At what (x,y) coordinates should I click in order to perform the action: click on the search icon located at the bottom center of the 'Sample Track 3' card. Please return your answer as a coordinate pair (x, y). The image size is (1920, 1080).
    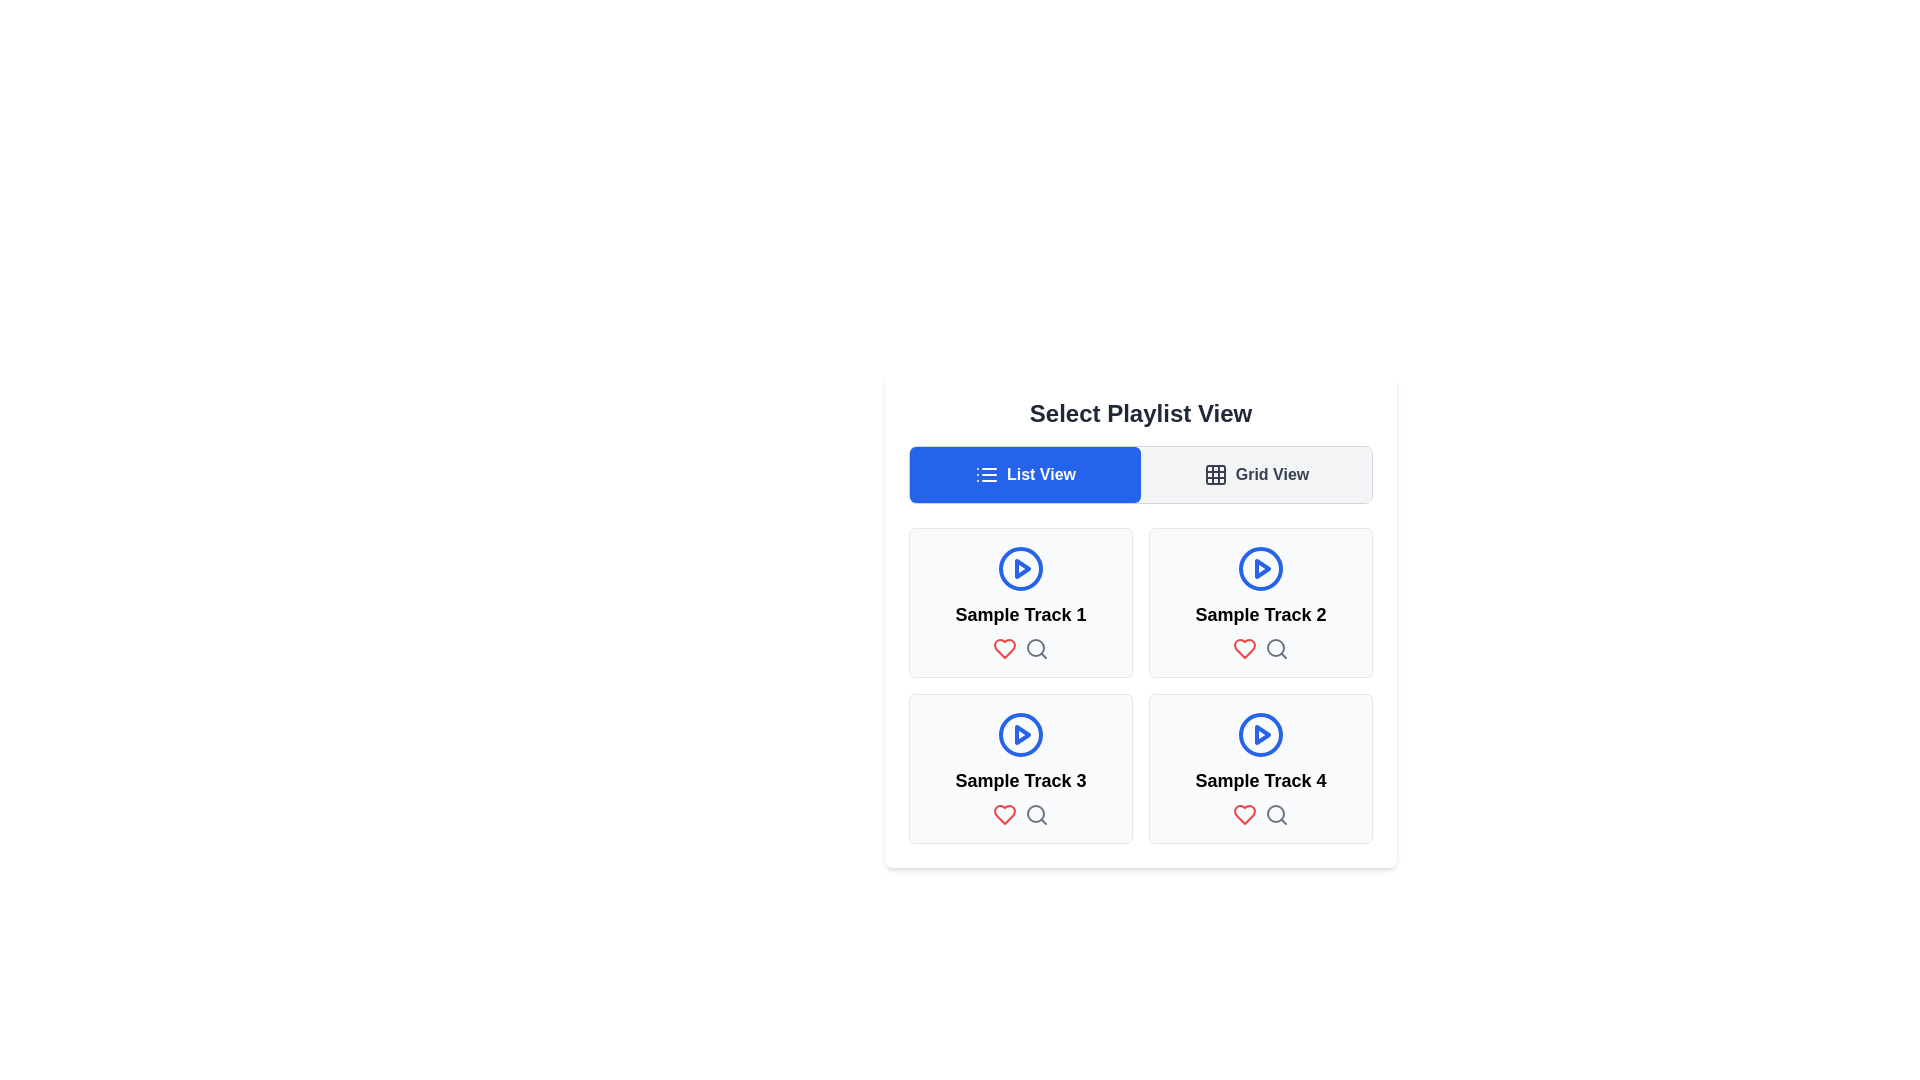
    Looking at the image, I should click on (1036, 814).